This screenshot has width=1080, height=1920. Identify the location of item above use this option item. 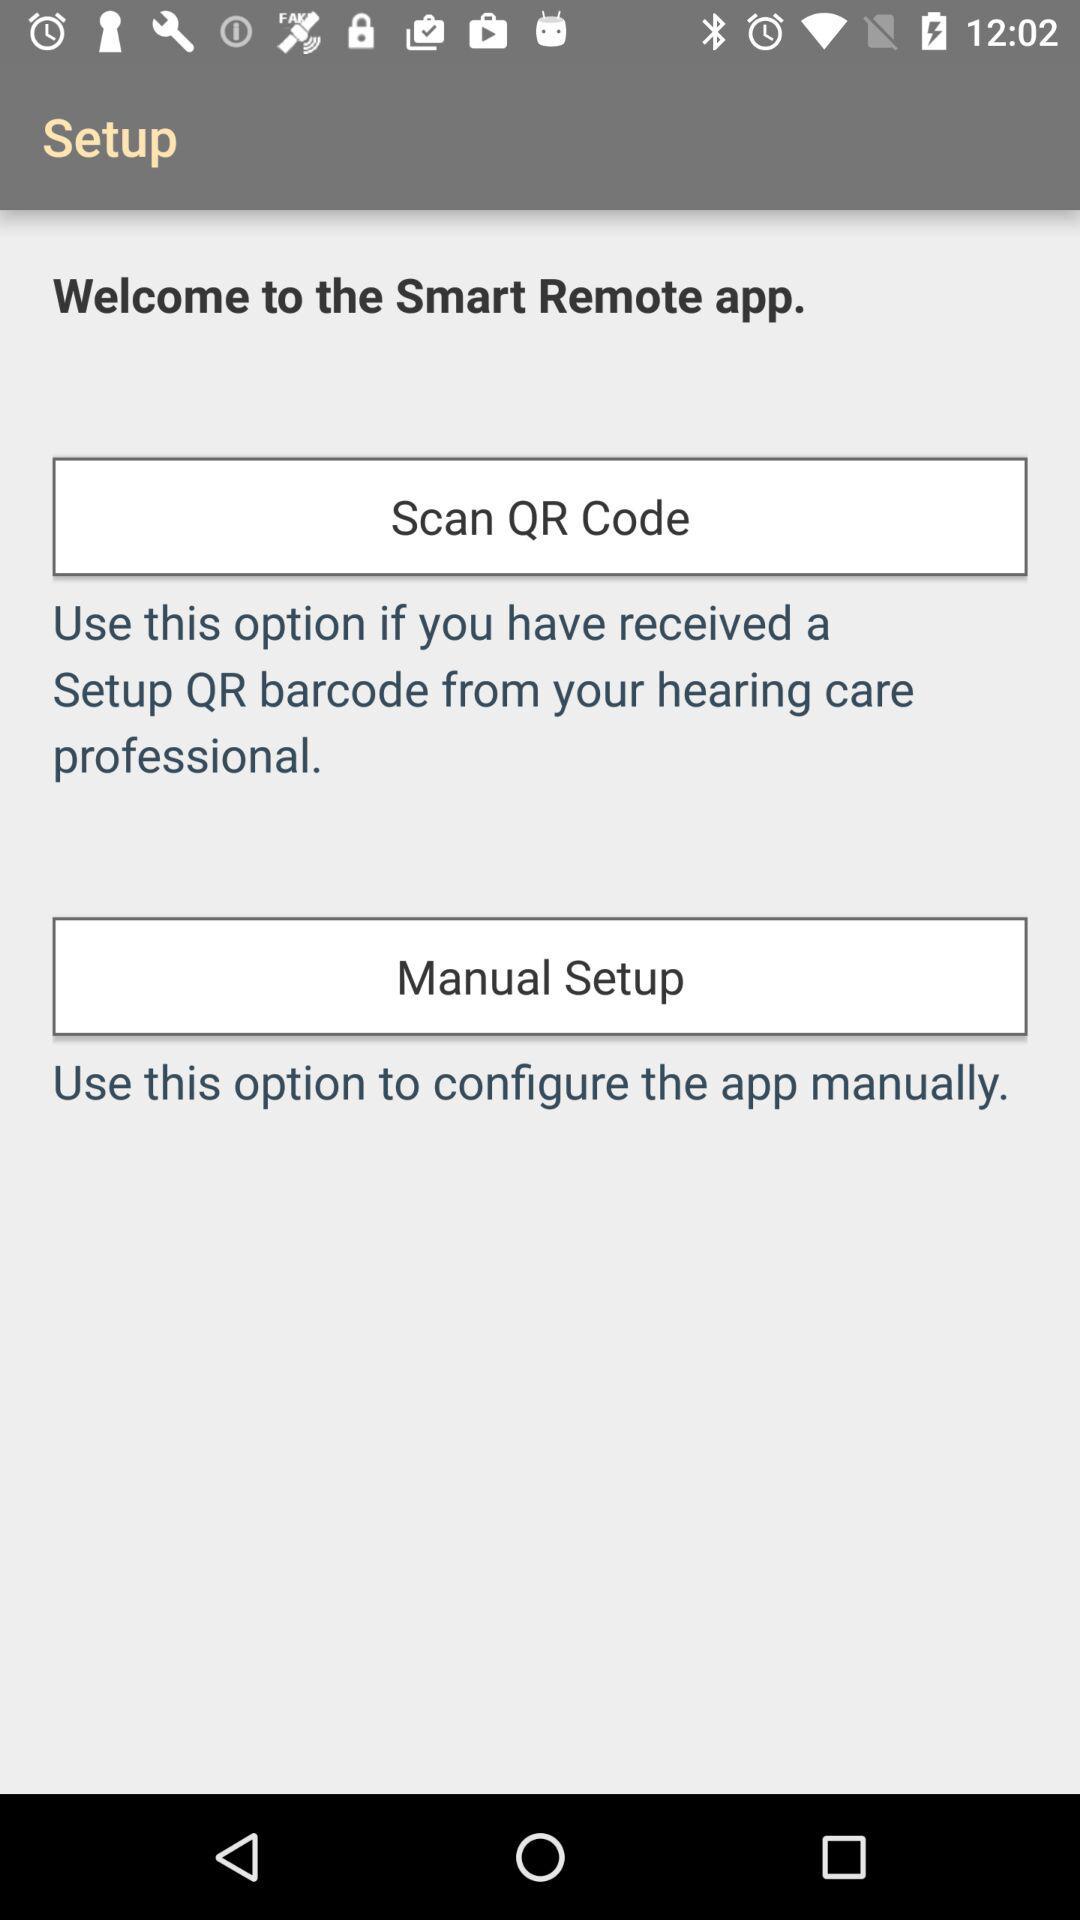
(540, 976).